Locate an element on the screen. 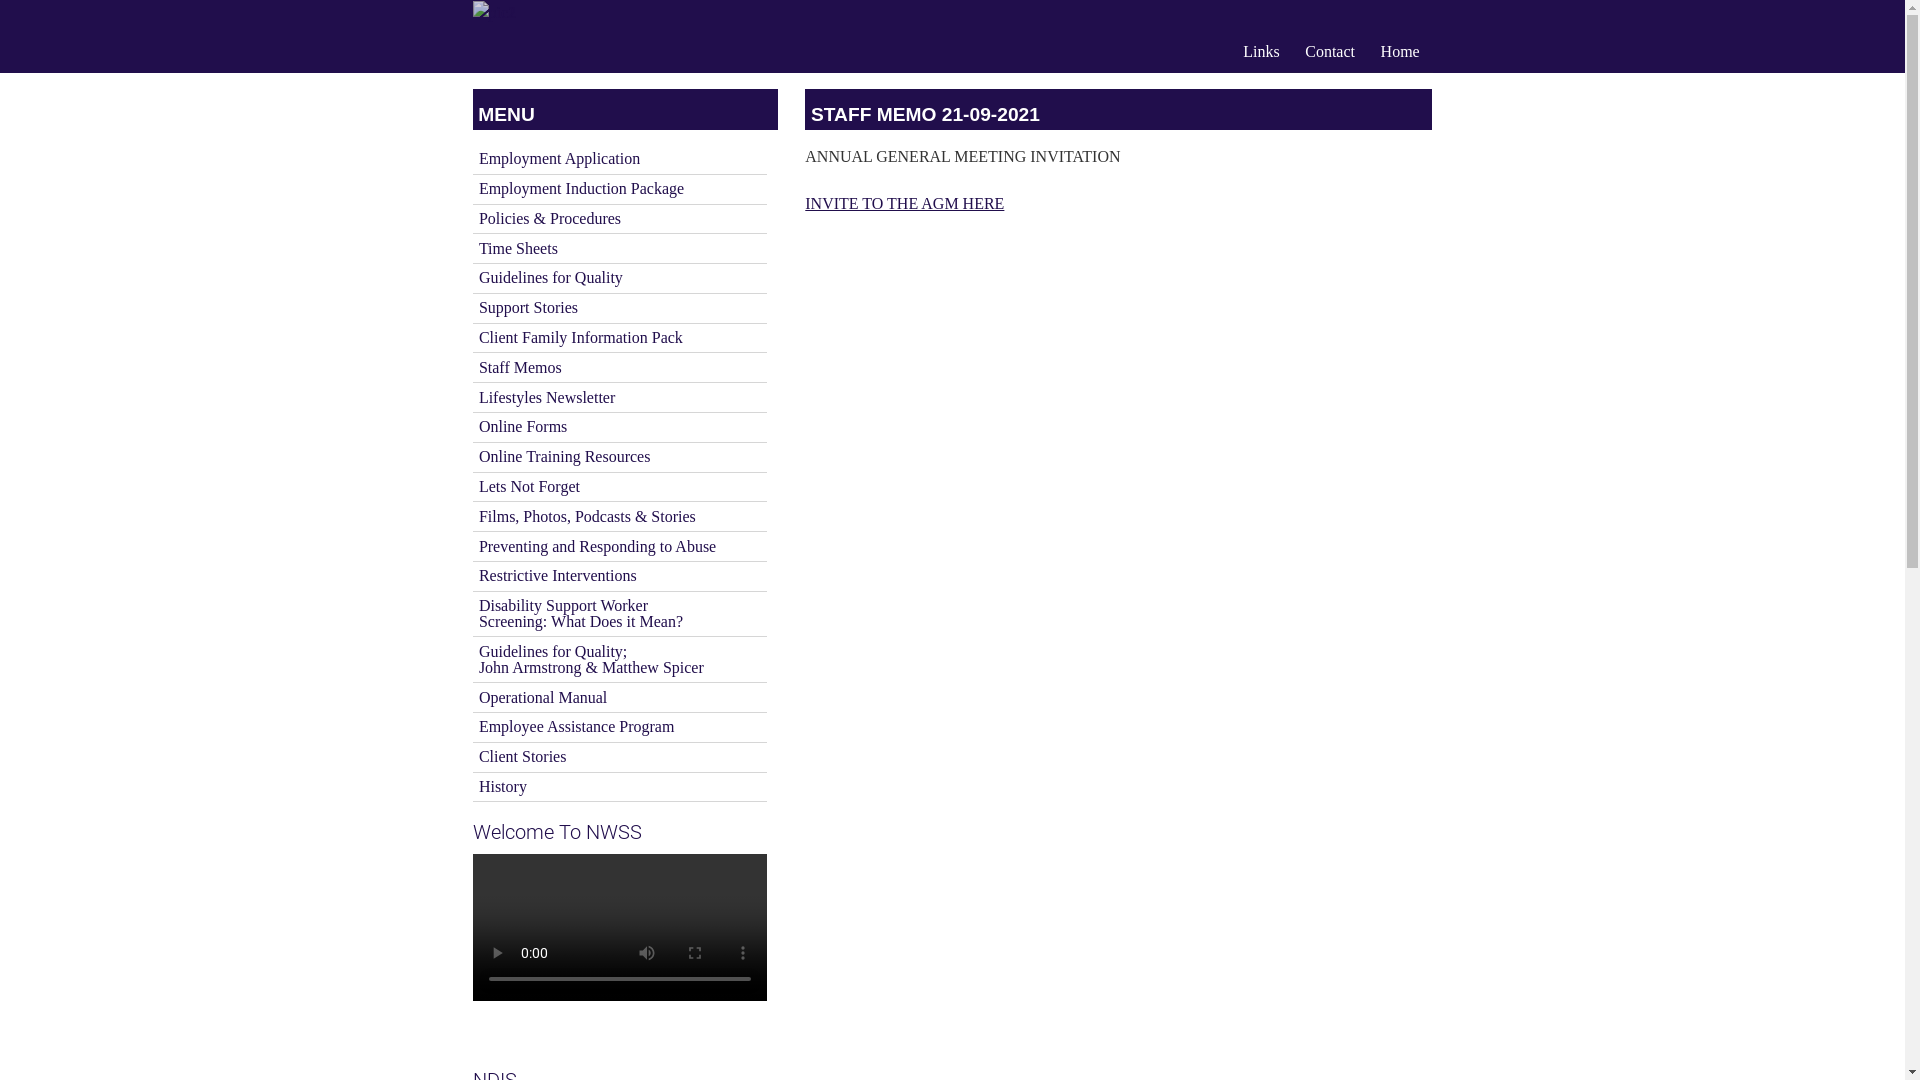 Image resolution: width=1920 pixels, height=1080 pixels. 'Employment Induction Package' is located at coordinates (618, 189).